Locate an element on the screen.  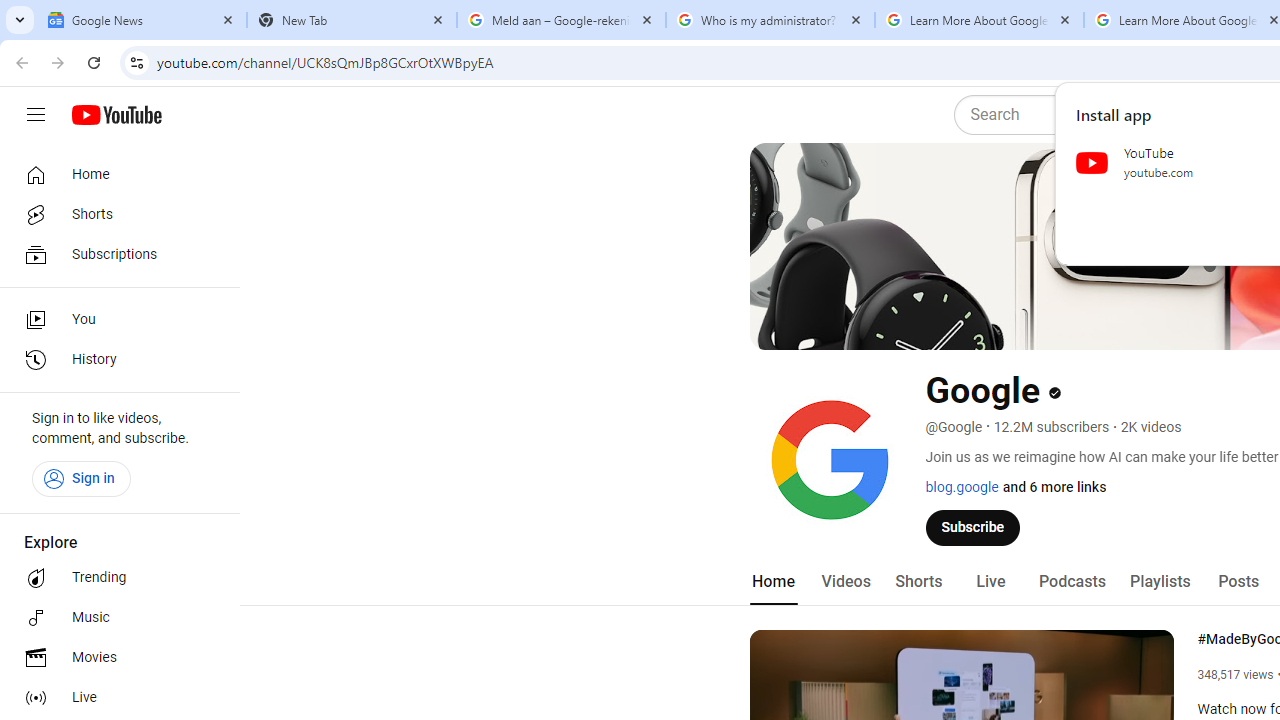
'YouTube Home' is located at coordinates (115, 115).